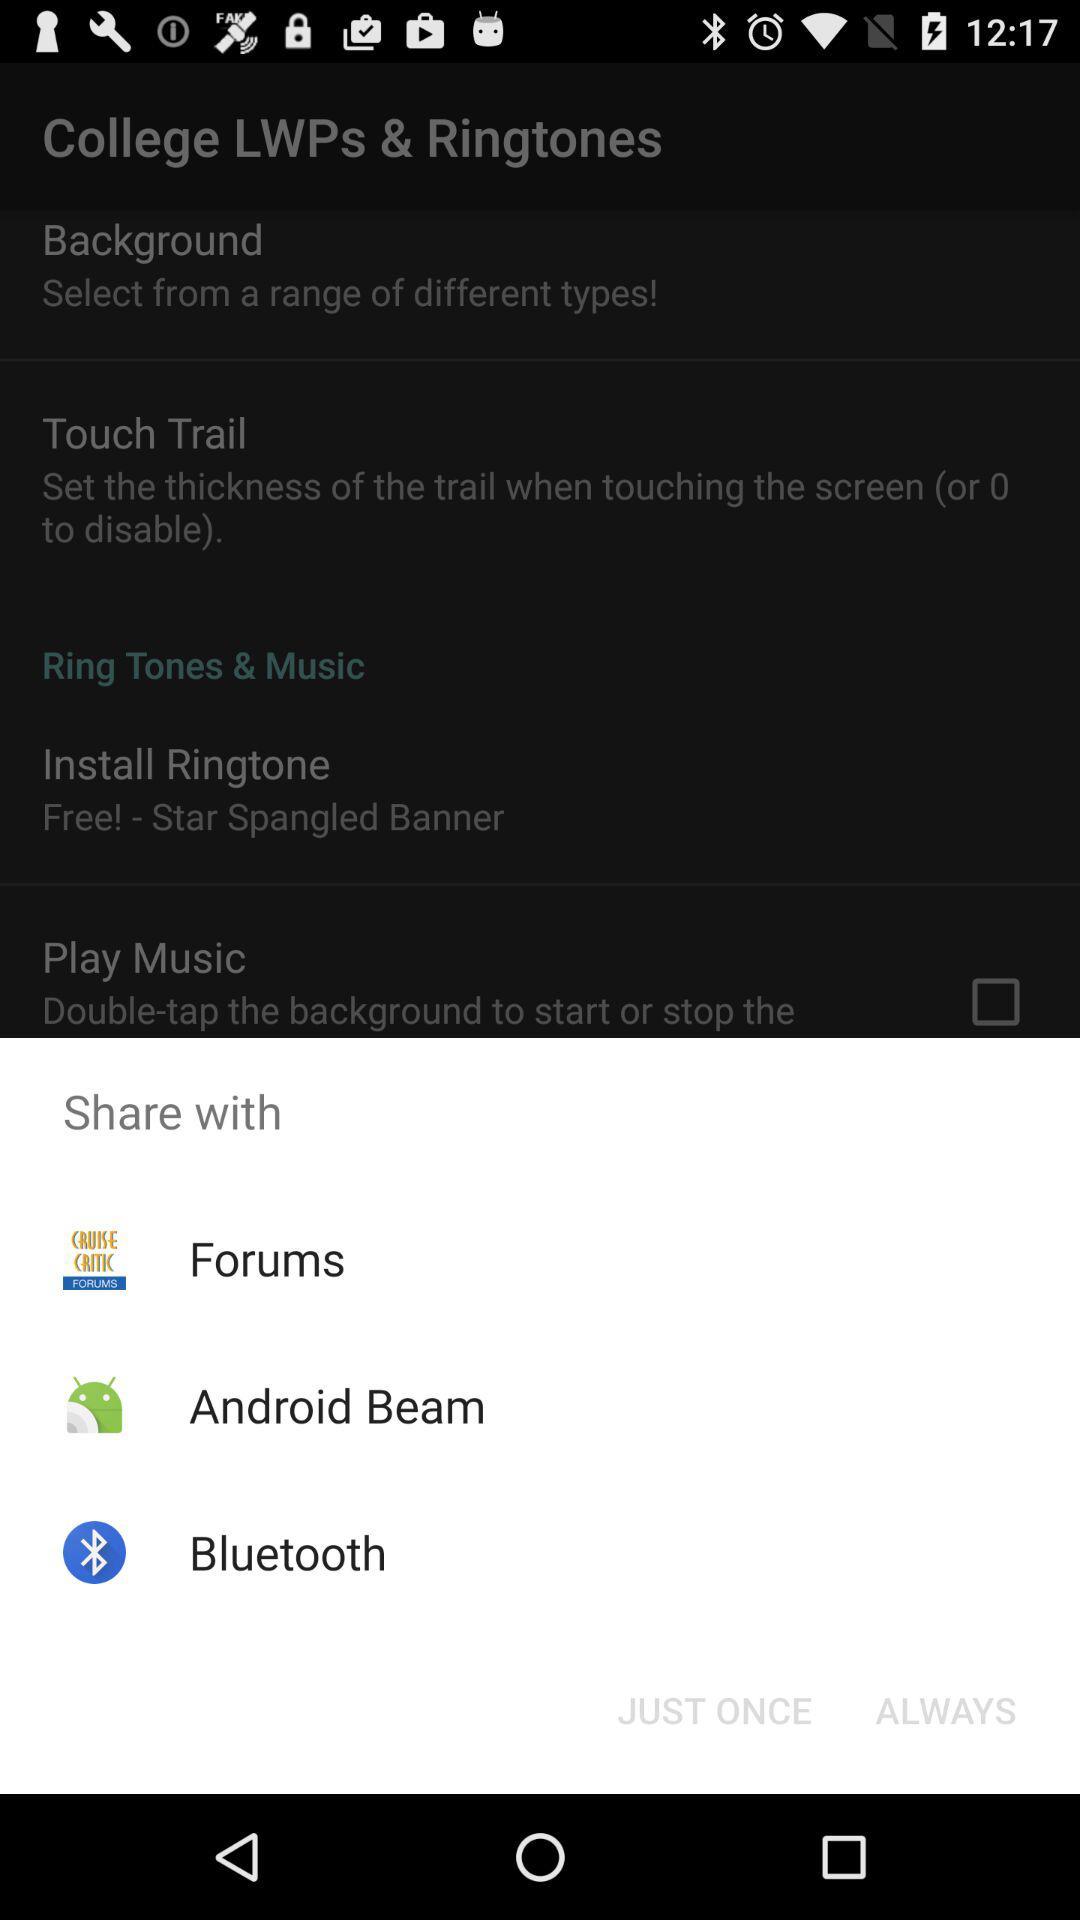  I want to click on item to the left of the always button, so click(713, 1708).